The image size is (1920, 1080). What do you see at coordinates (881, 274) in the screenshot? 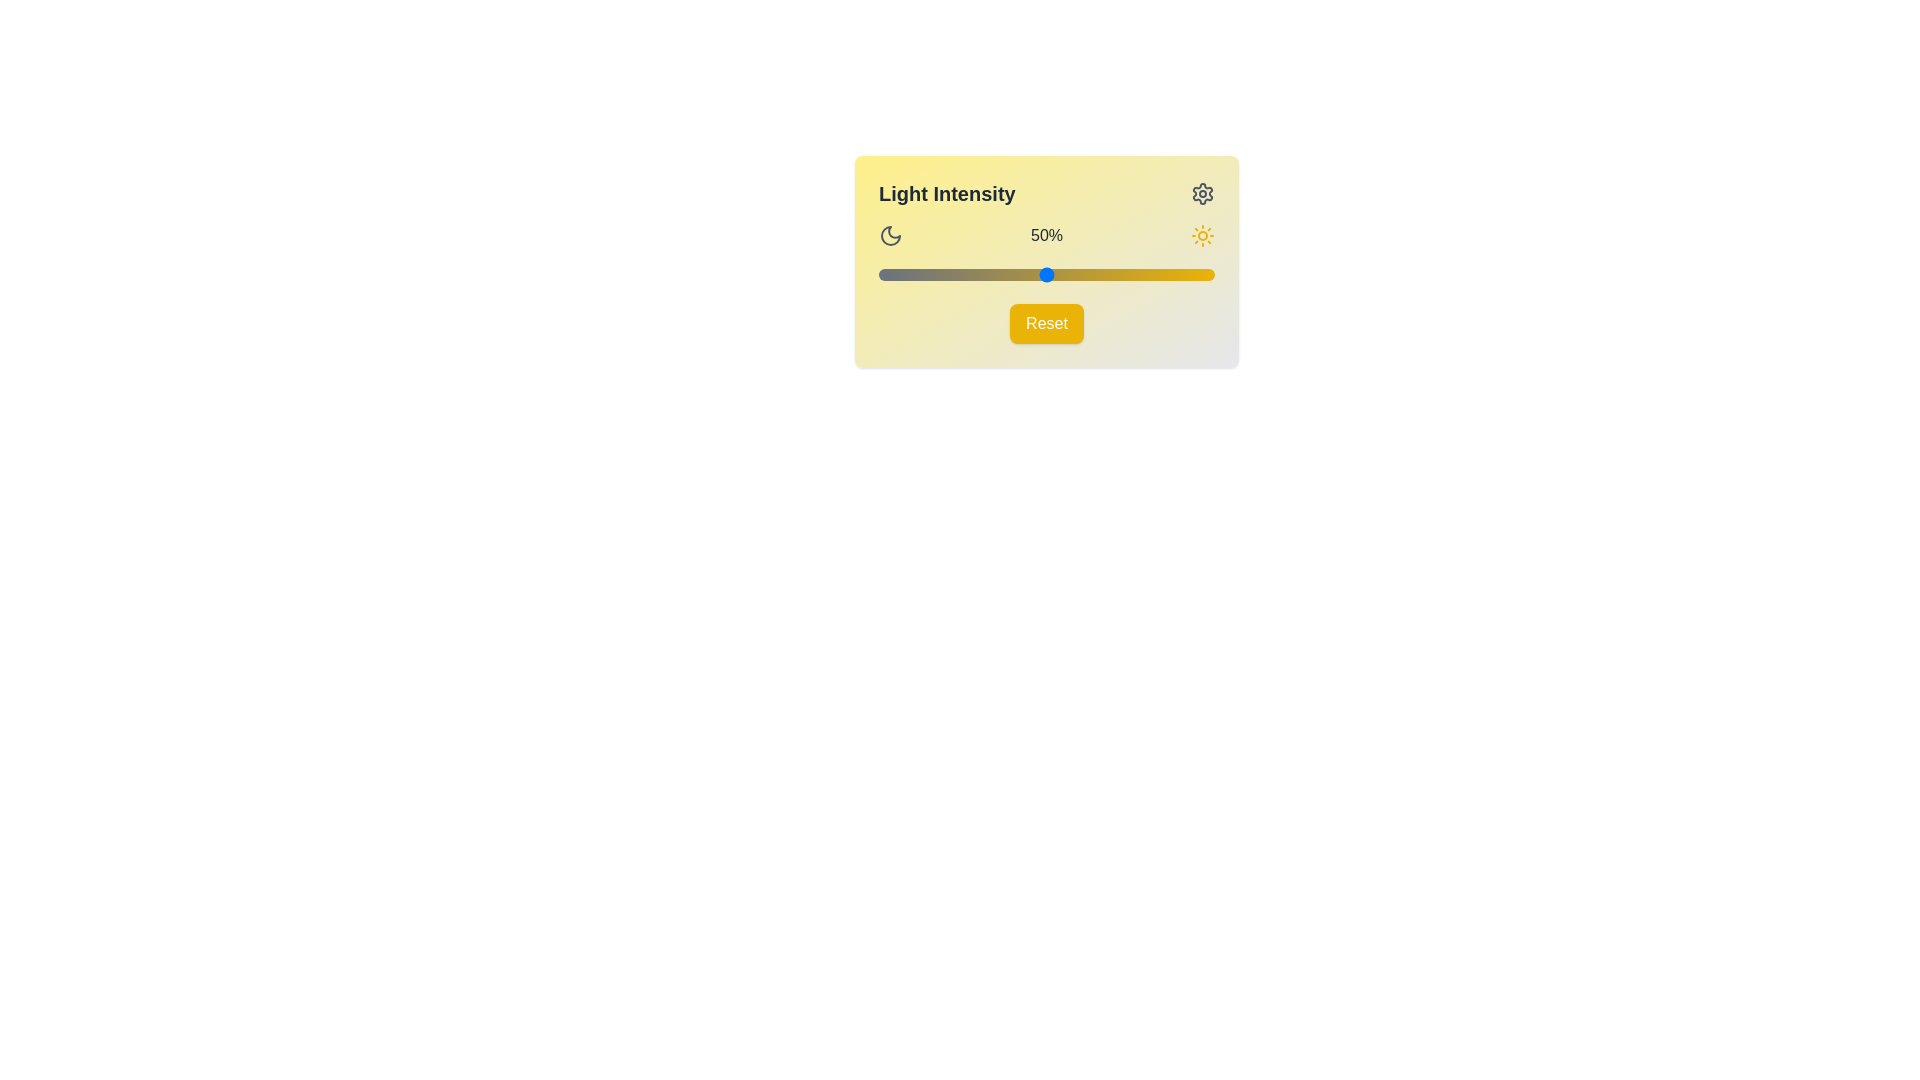
I see `the brightness slider to 1%` at bounding box center [881, 274].